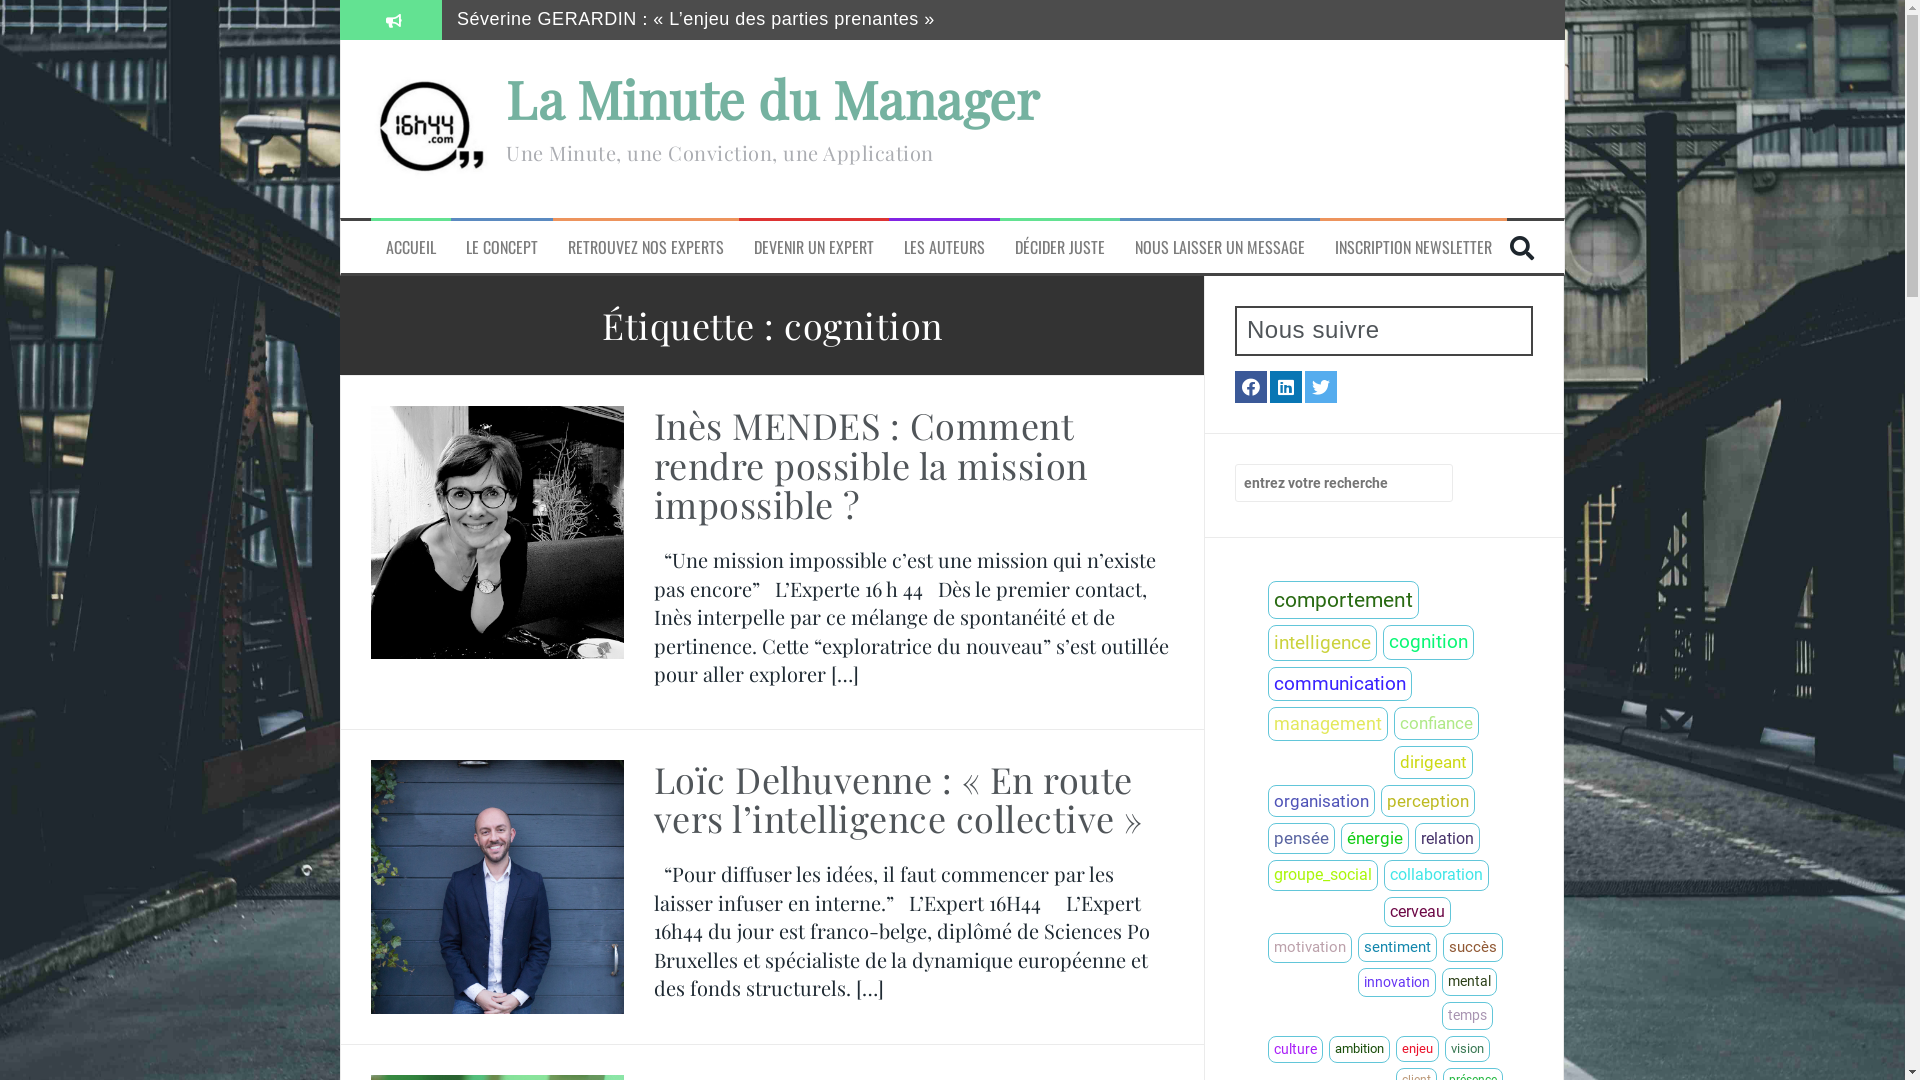  Describe the element at coordinates (1426, 800) in the screenshot. I see `'perception'` at that location.